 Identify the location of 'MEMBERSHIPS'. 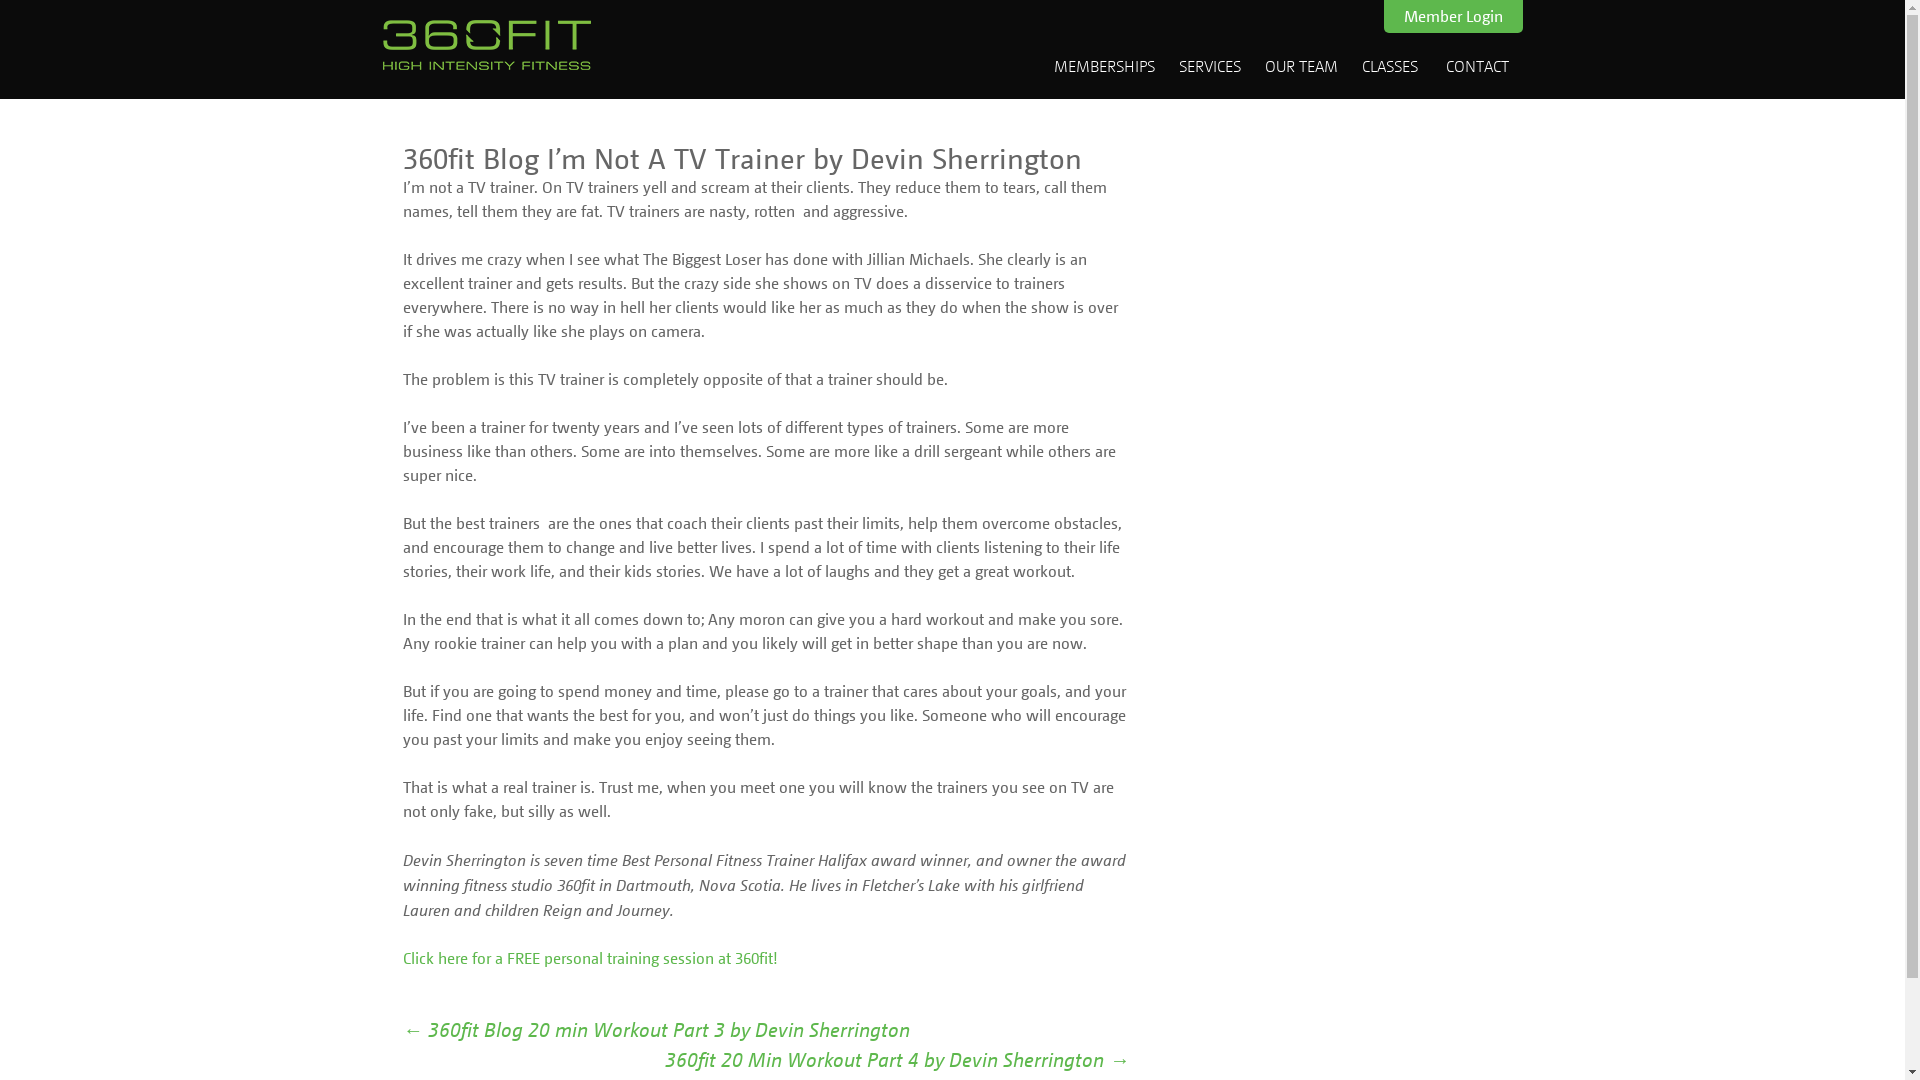
(1103, 64).